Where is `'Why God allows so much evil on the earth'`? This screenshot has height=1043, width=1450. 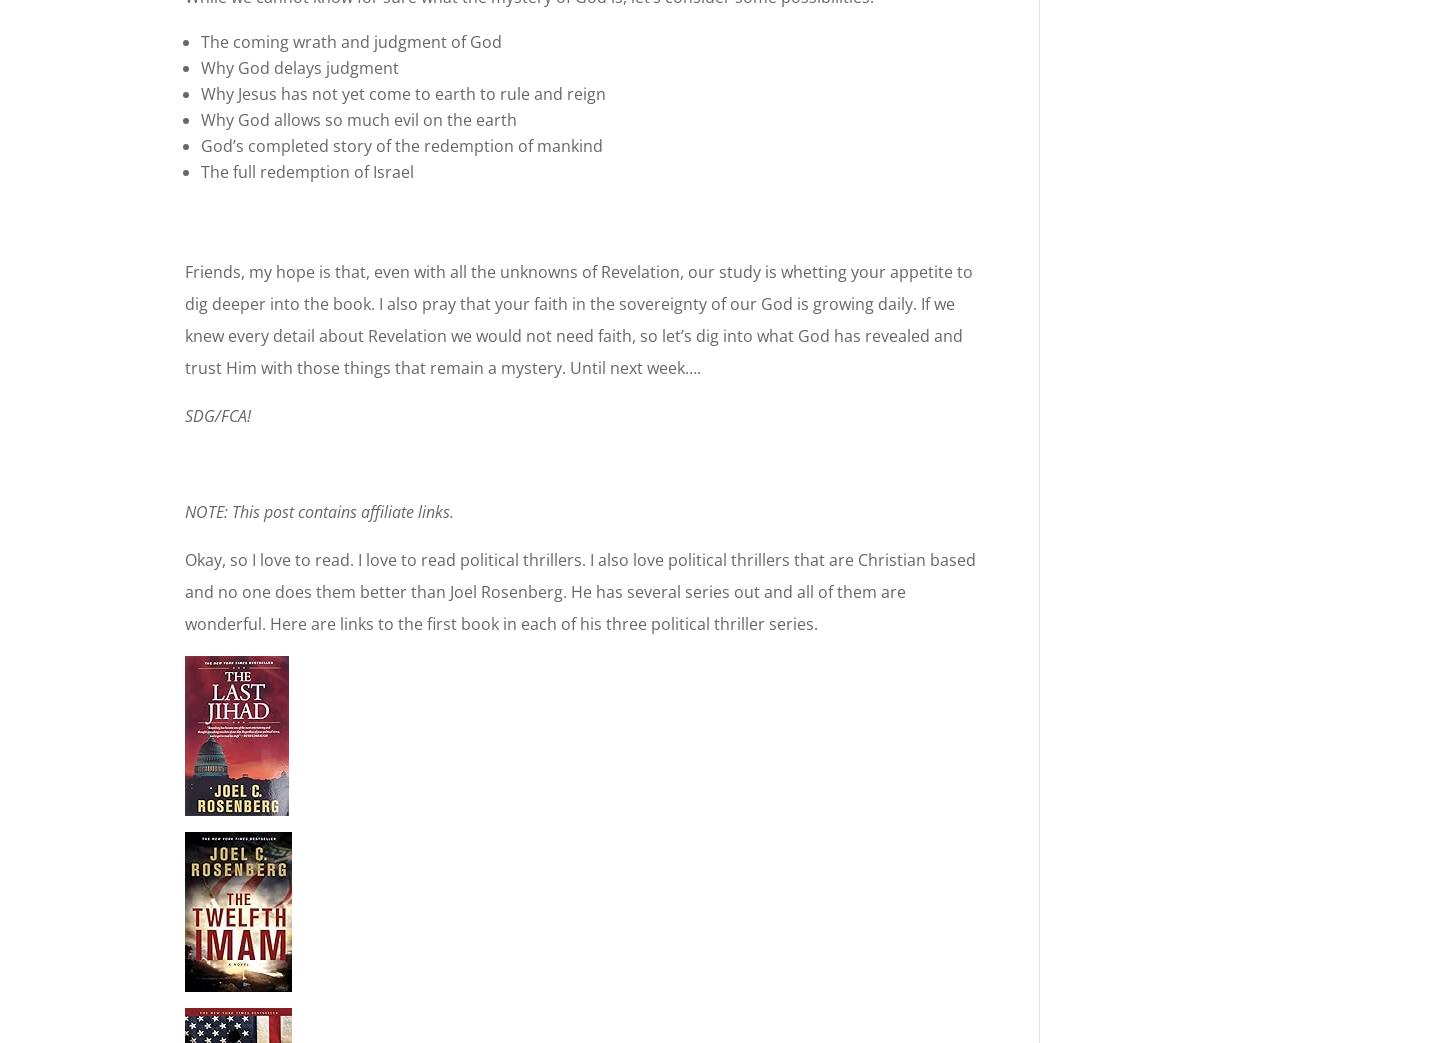
'Why God allows so much evil on the earth' is located at coordinates (359, 120).